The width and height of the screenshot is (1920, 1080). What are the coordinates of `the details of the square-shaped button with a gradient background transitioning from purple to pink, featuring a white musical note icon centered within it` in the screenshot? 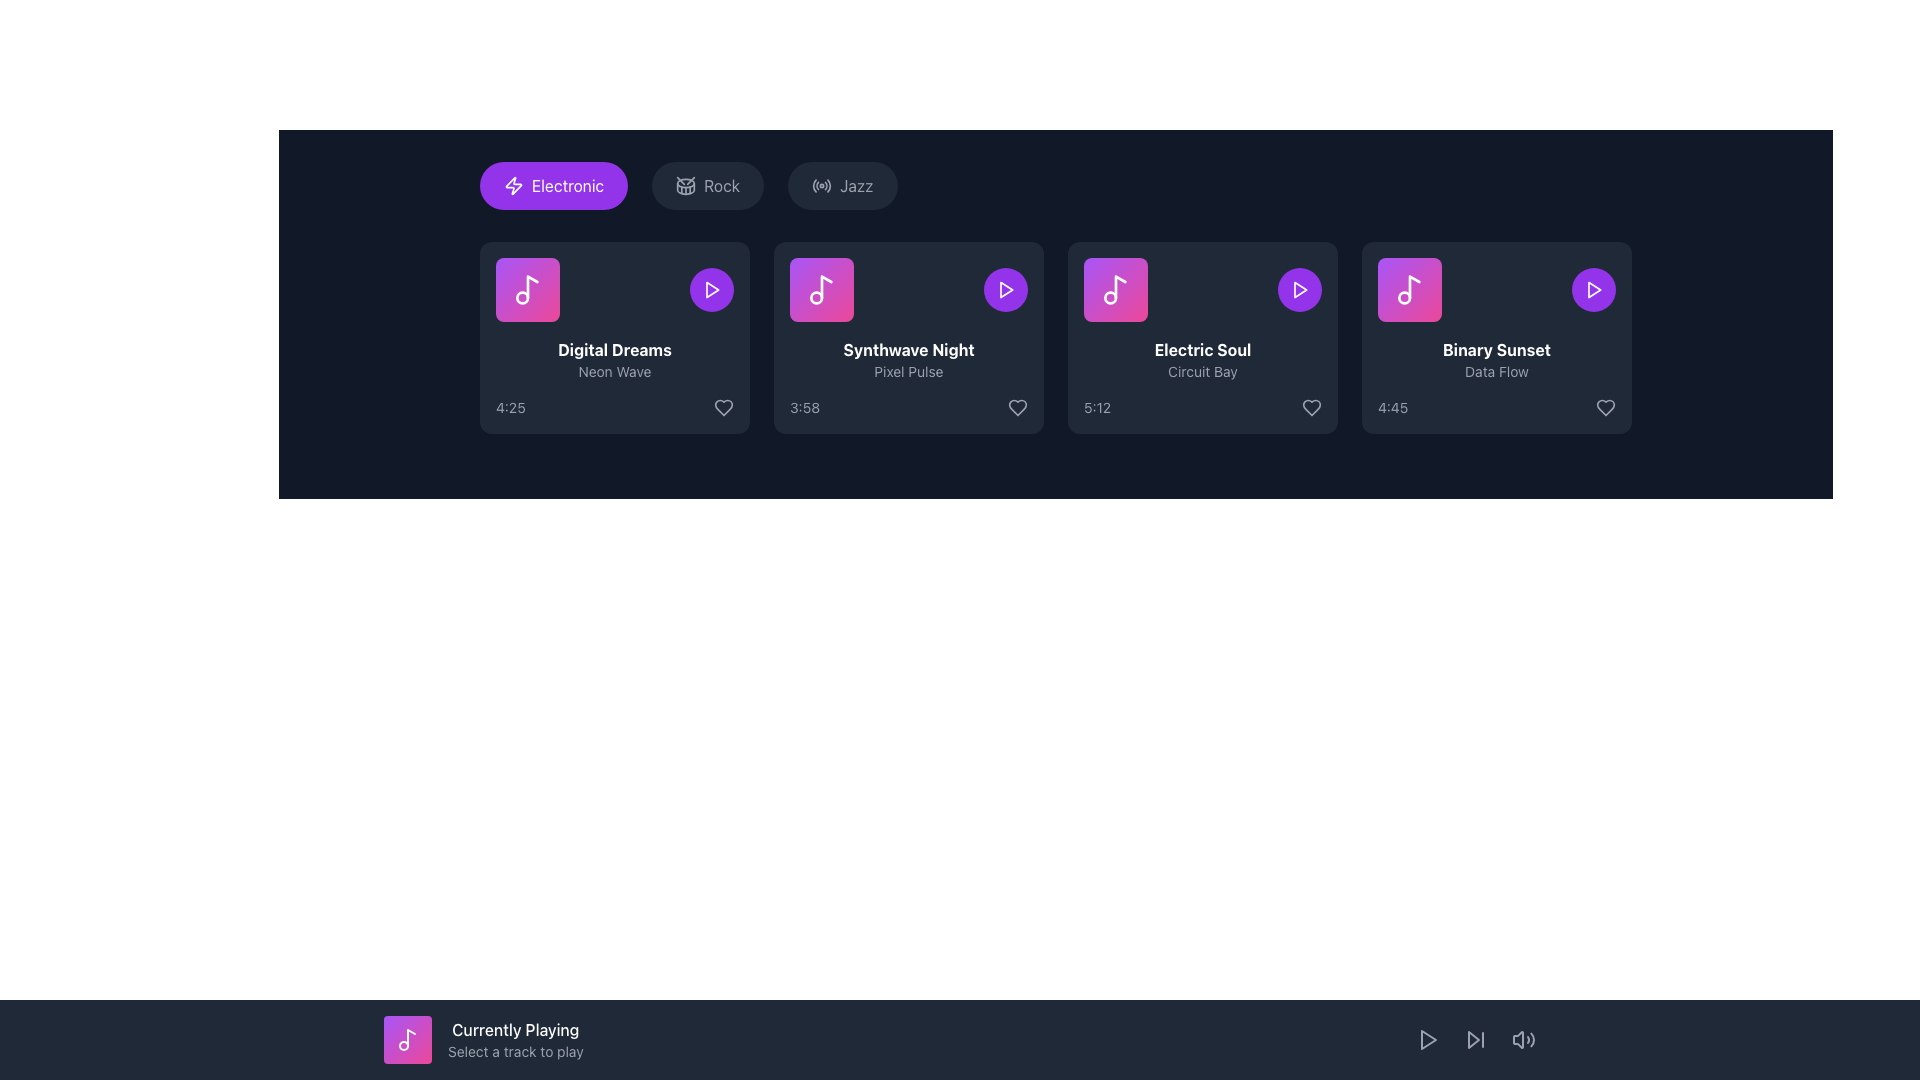 It's located at (528, 289).